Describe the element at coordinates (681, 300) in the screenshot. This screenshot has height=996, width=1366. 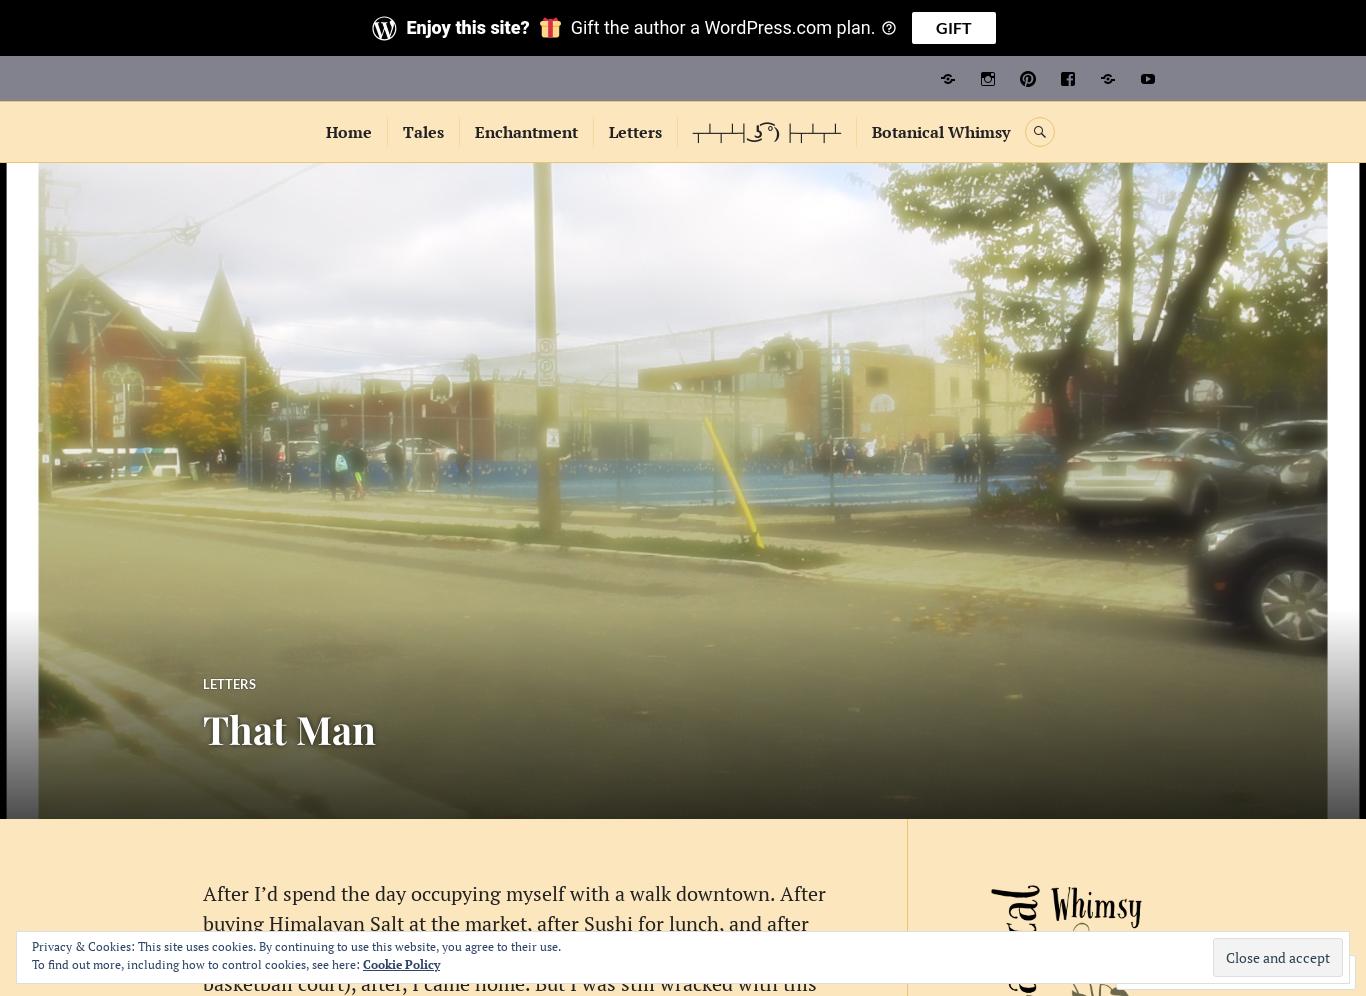
I see `'Subscribe now to keep reading and get access to the full archive.'` at that location.